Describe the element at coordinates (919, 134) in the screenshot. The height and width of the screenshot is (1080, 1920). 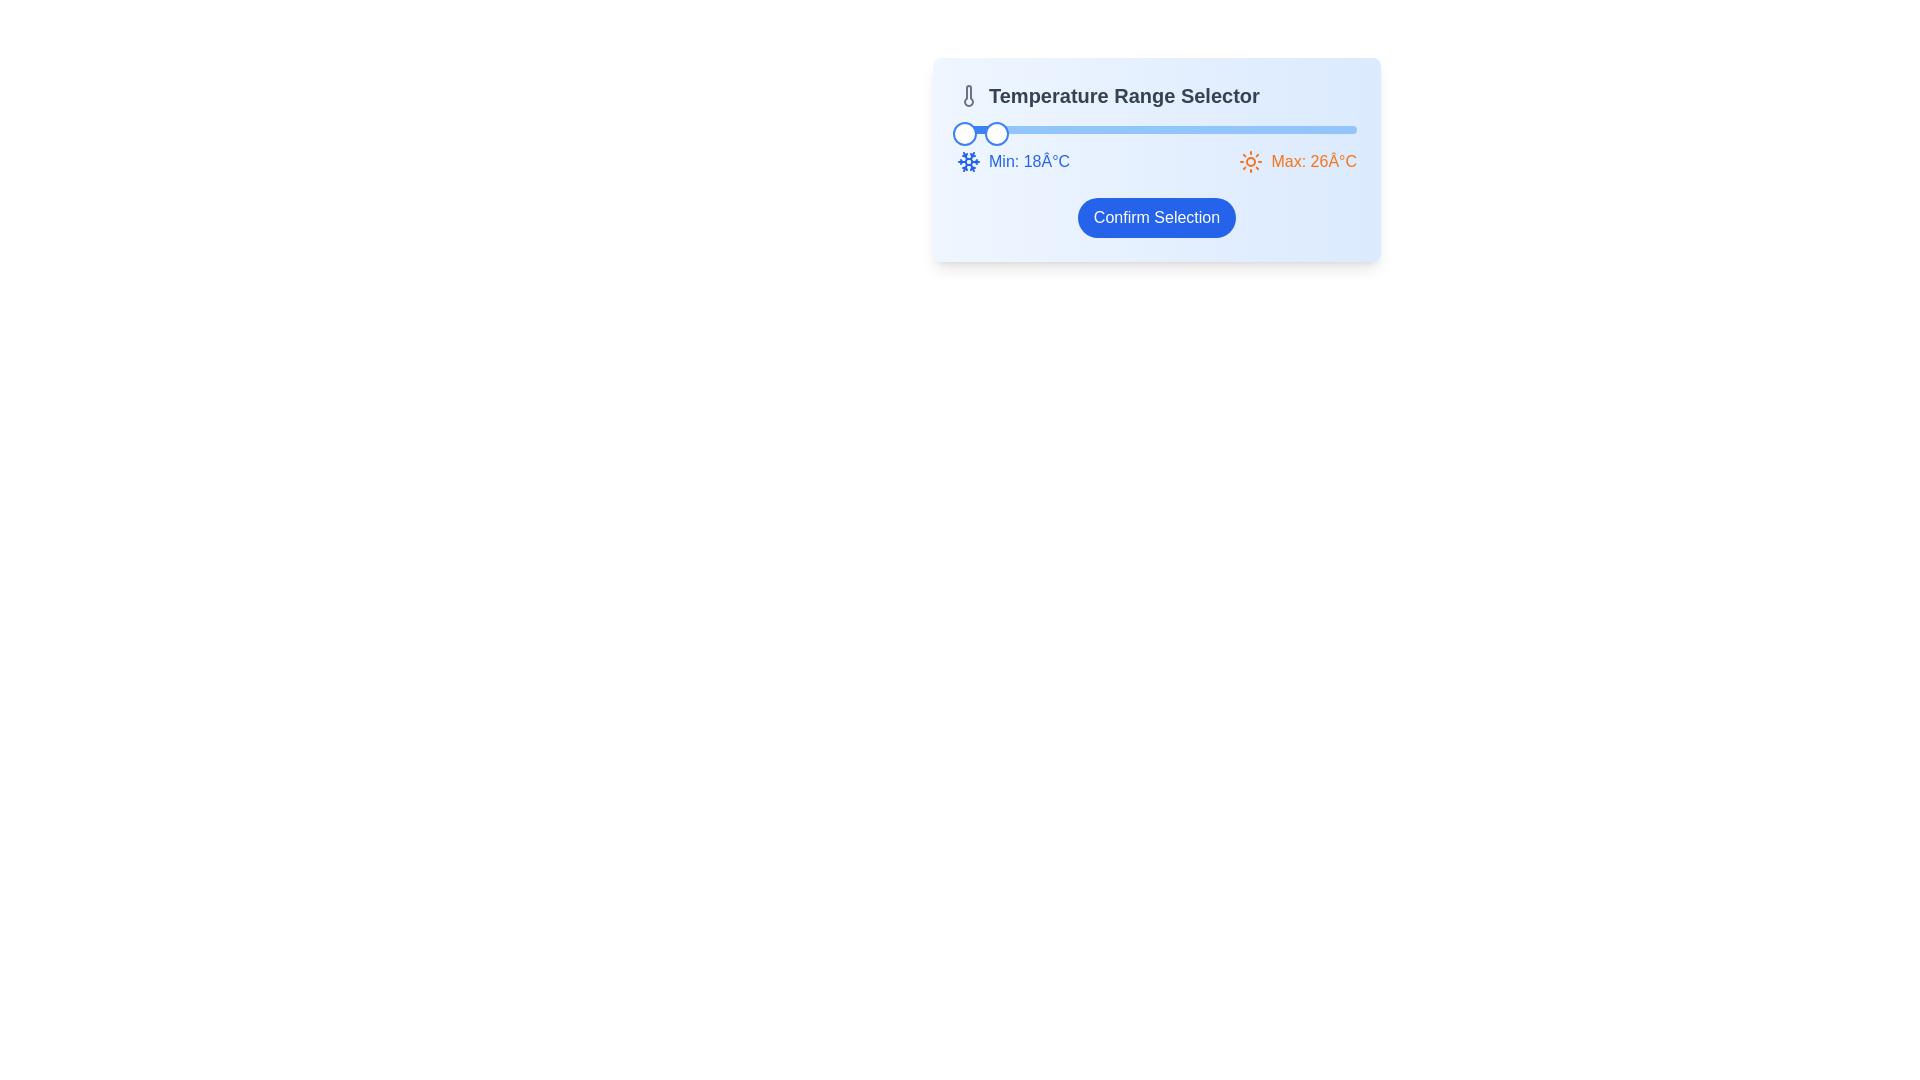
I see `the left slider knob` at that location.